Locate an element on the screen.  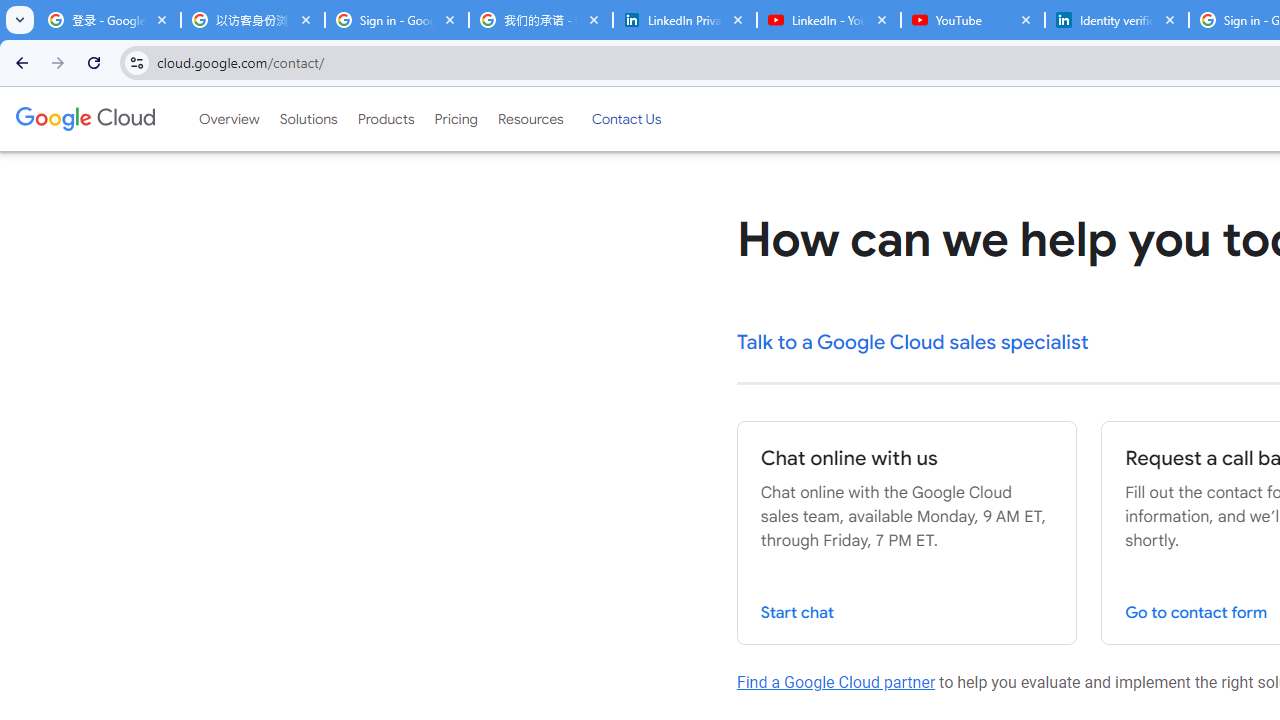
'LinkedIn - YouTube' is located at coordinates (828, 20).